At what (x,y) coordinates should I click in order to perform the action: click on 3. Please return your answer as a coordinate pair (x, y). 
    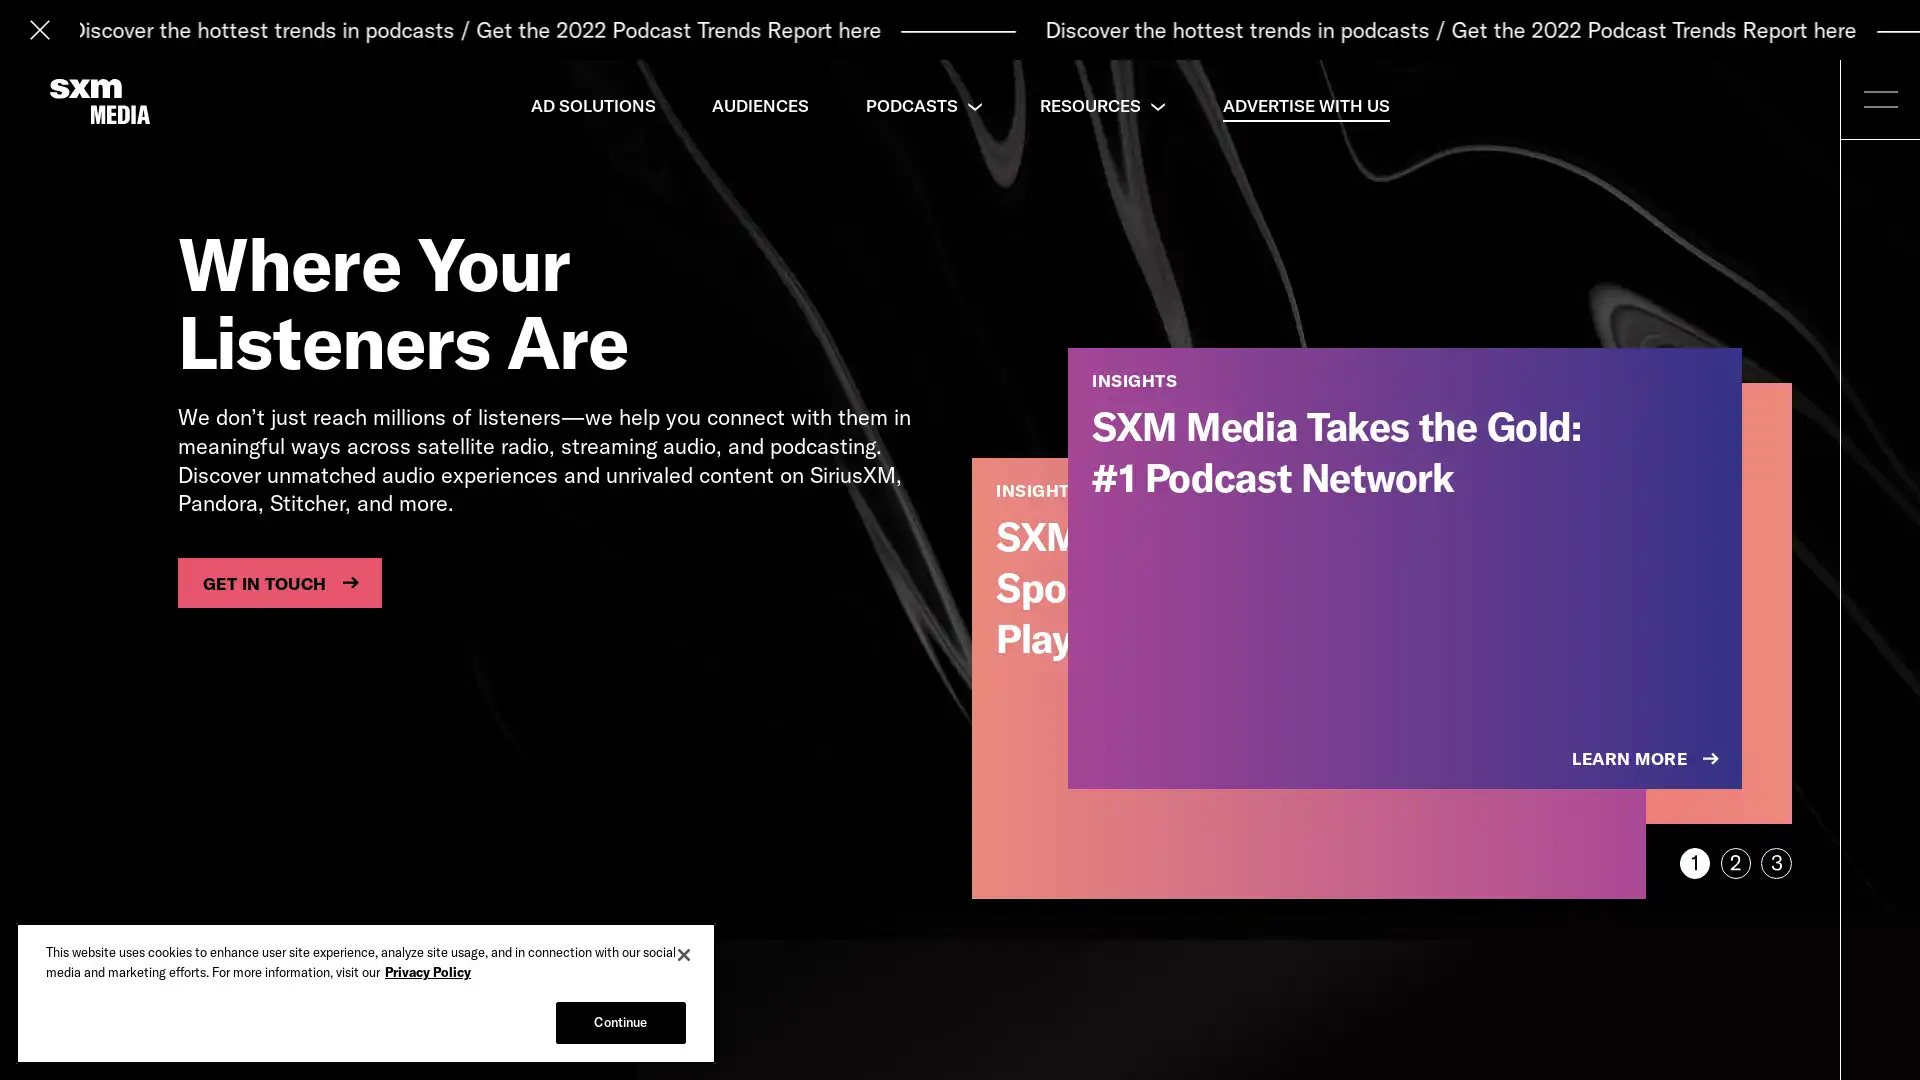
    Looking at the image, I should click on (1776, 862).